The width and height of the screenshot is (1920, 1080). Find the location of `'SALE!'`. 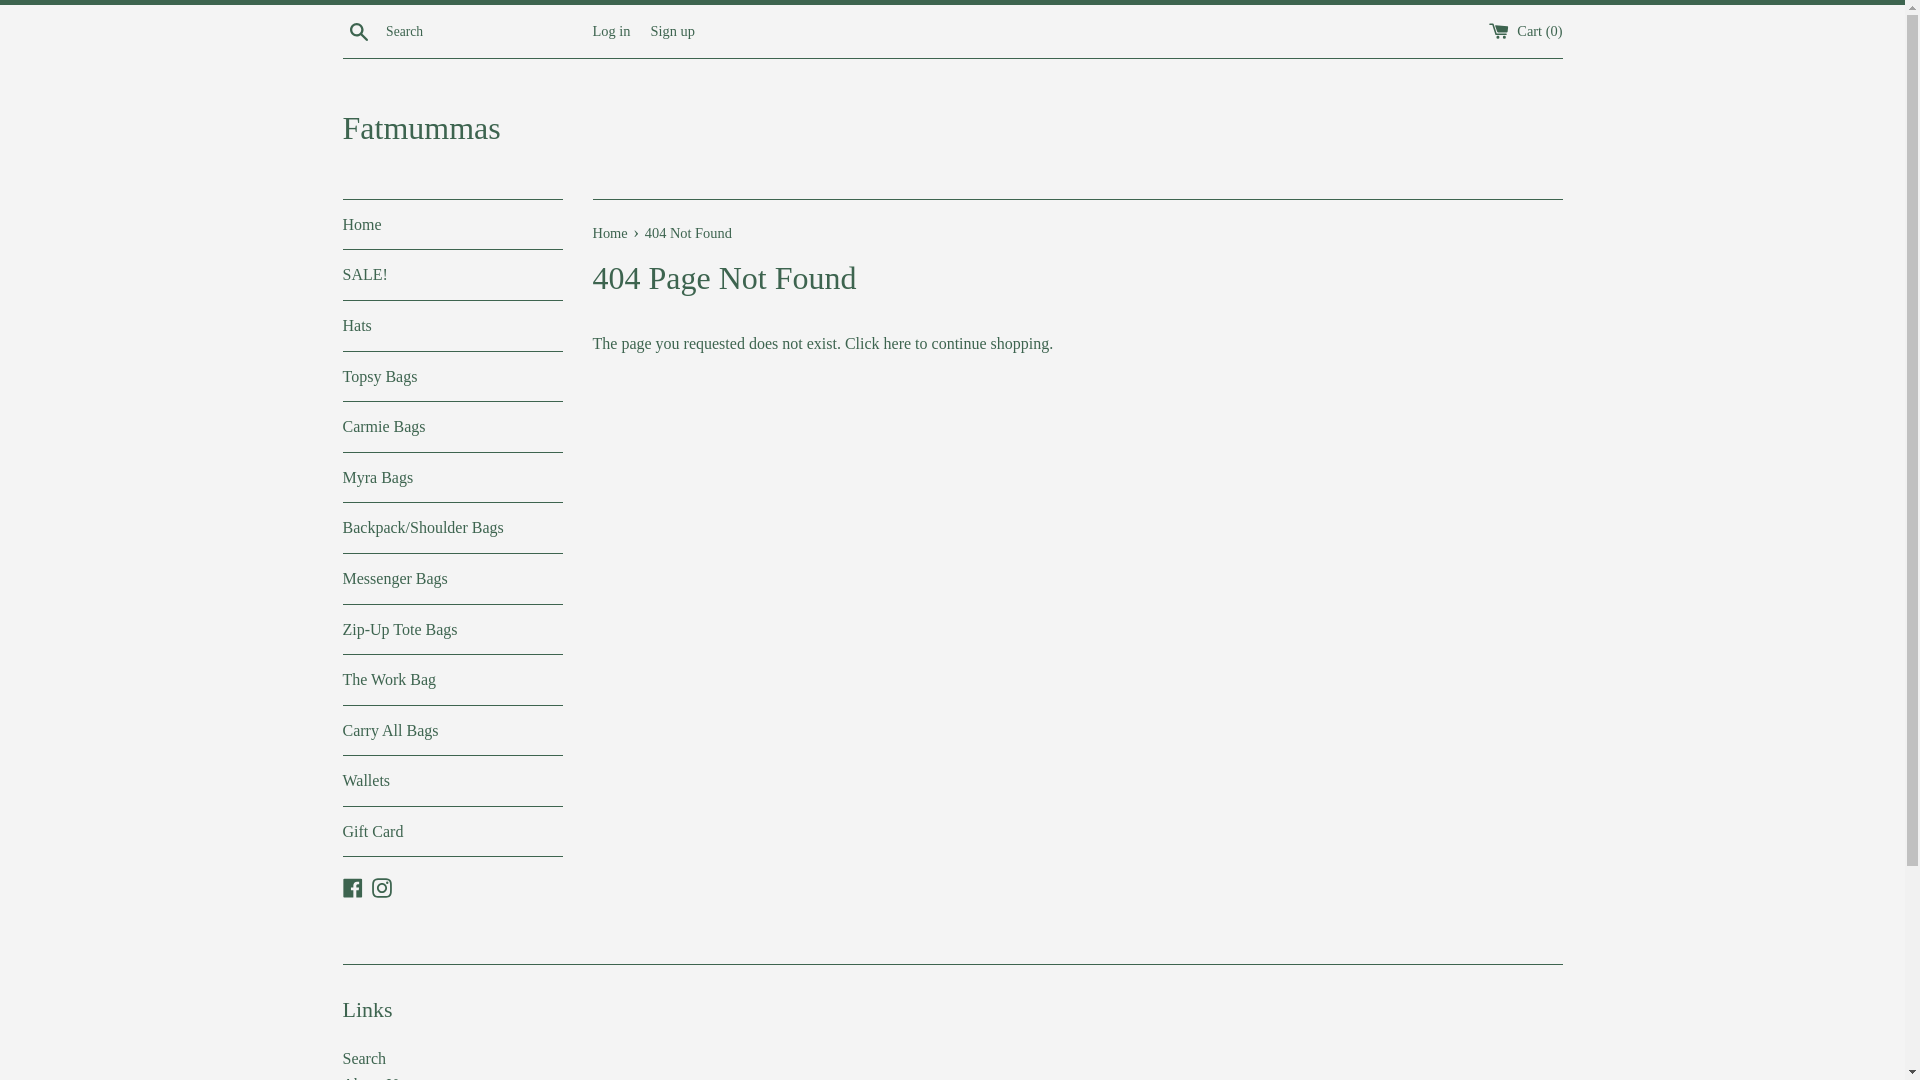

'SALE!' is located at coordinates (341, 274).